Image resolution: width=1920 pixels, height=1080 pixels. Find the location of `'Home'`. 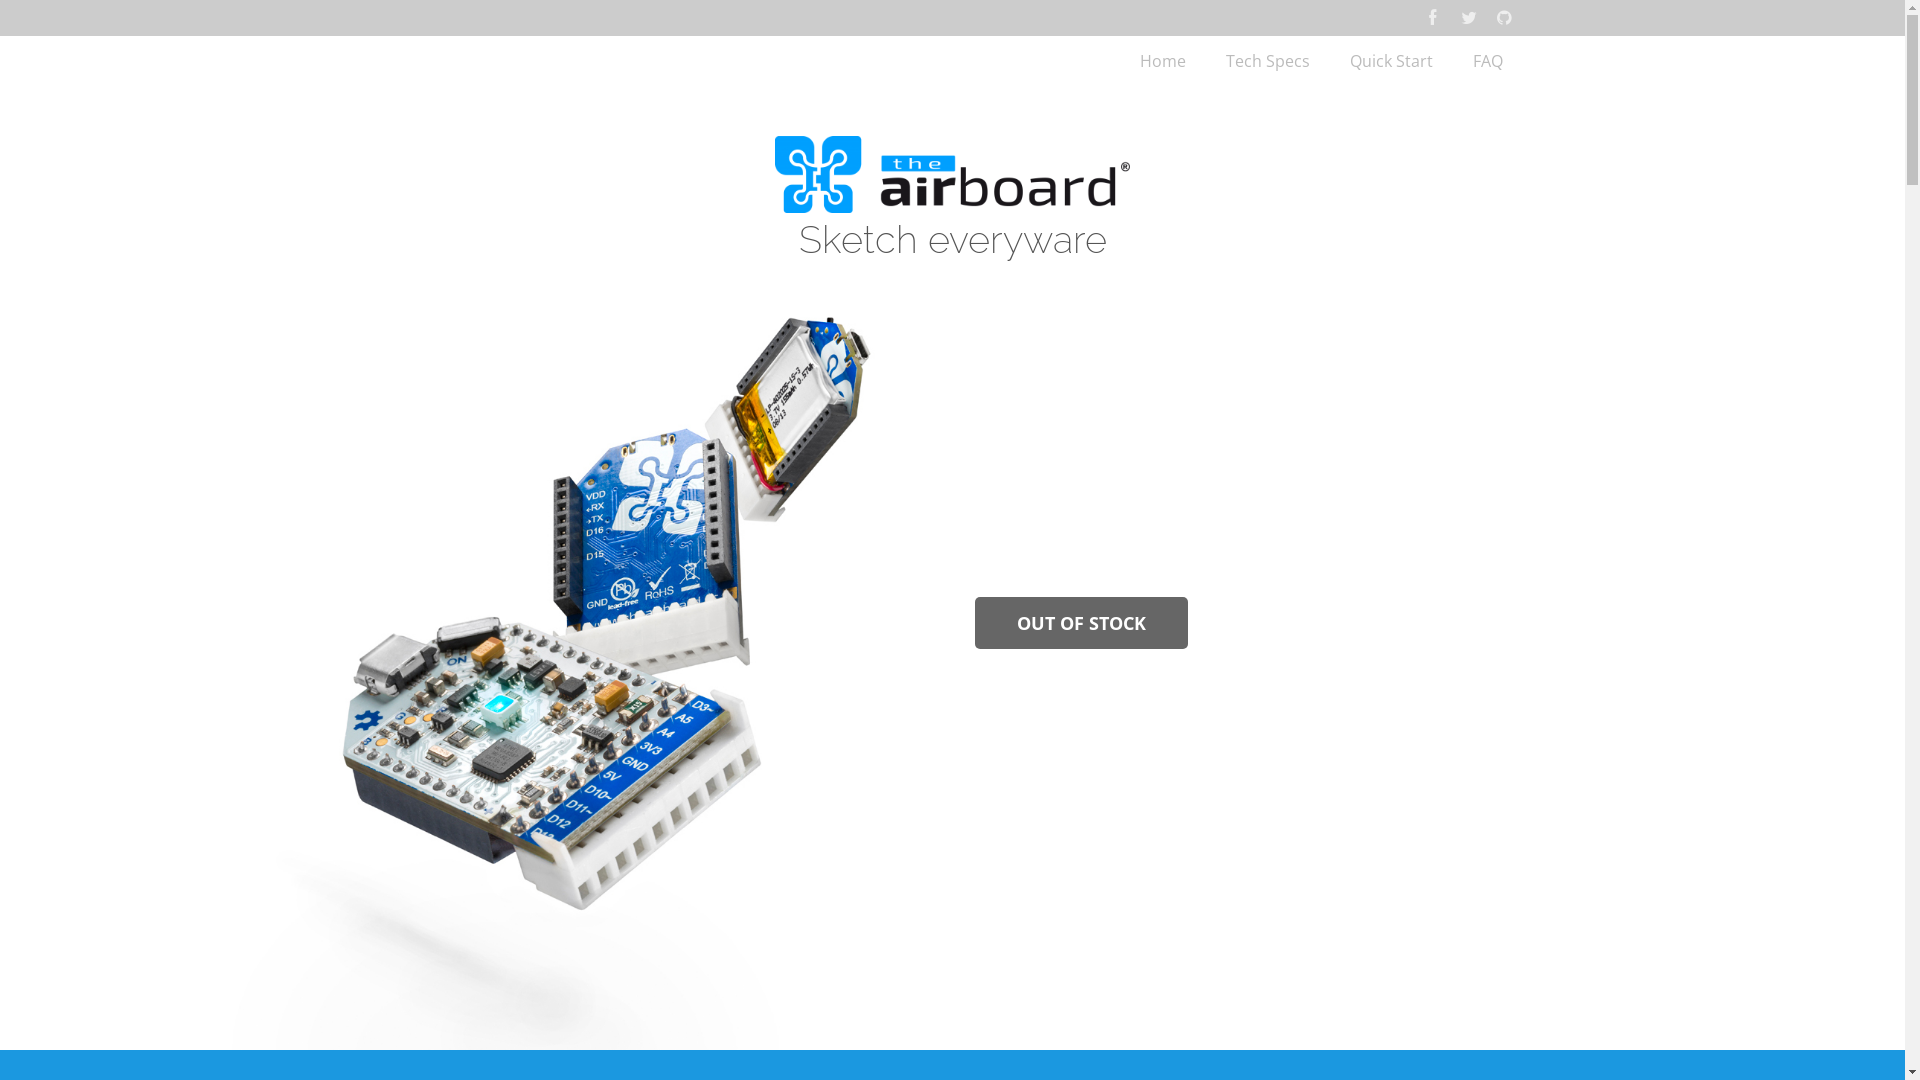

'Home' is located at coordinates (1118, 60).